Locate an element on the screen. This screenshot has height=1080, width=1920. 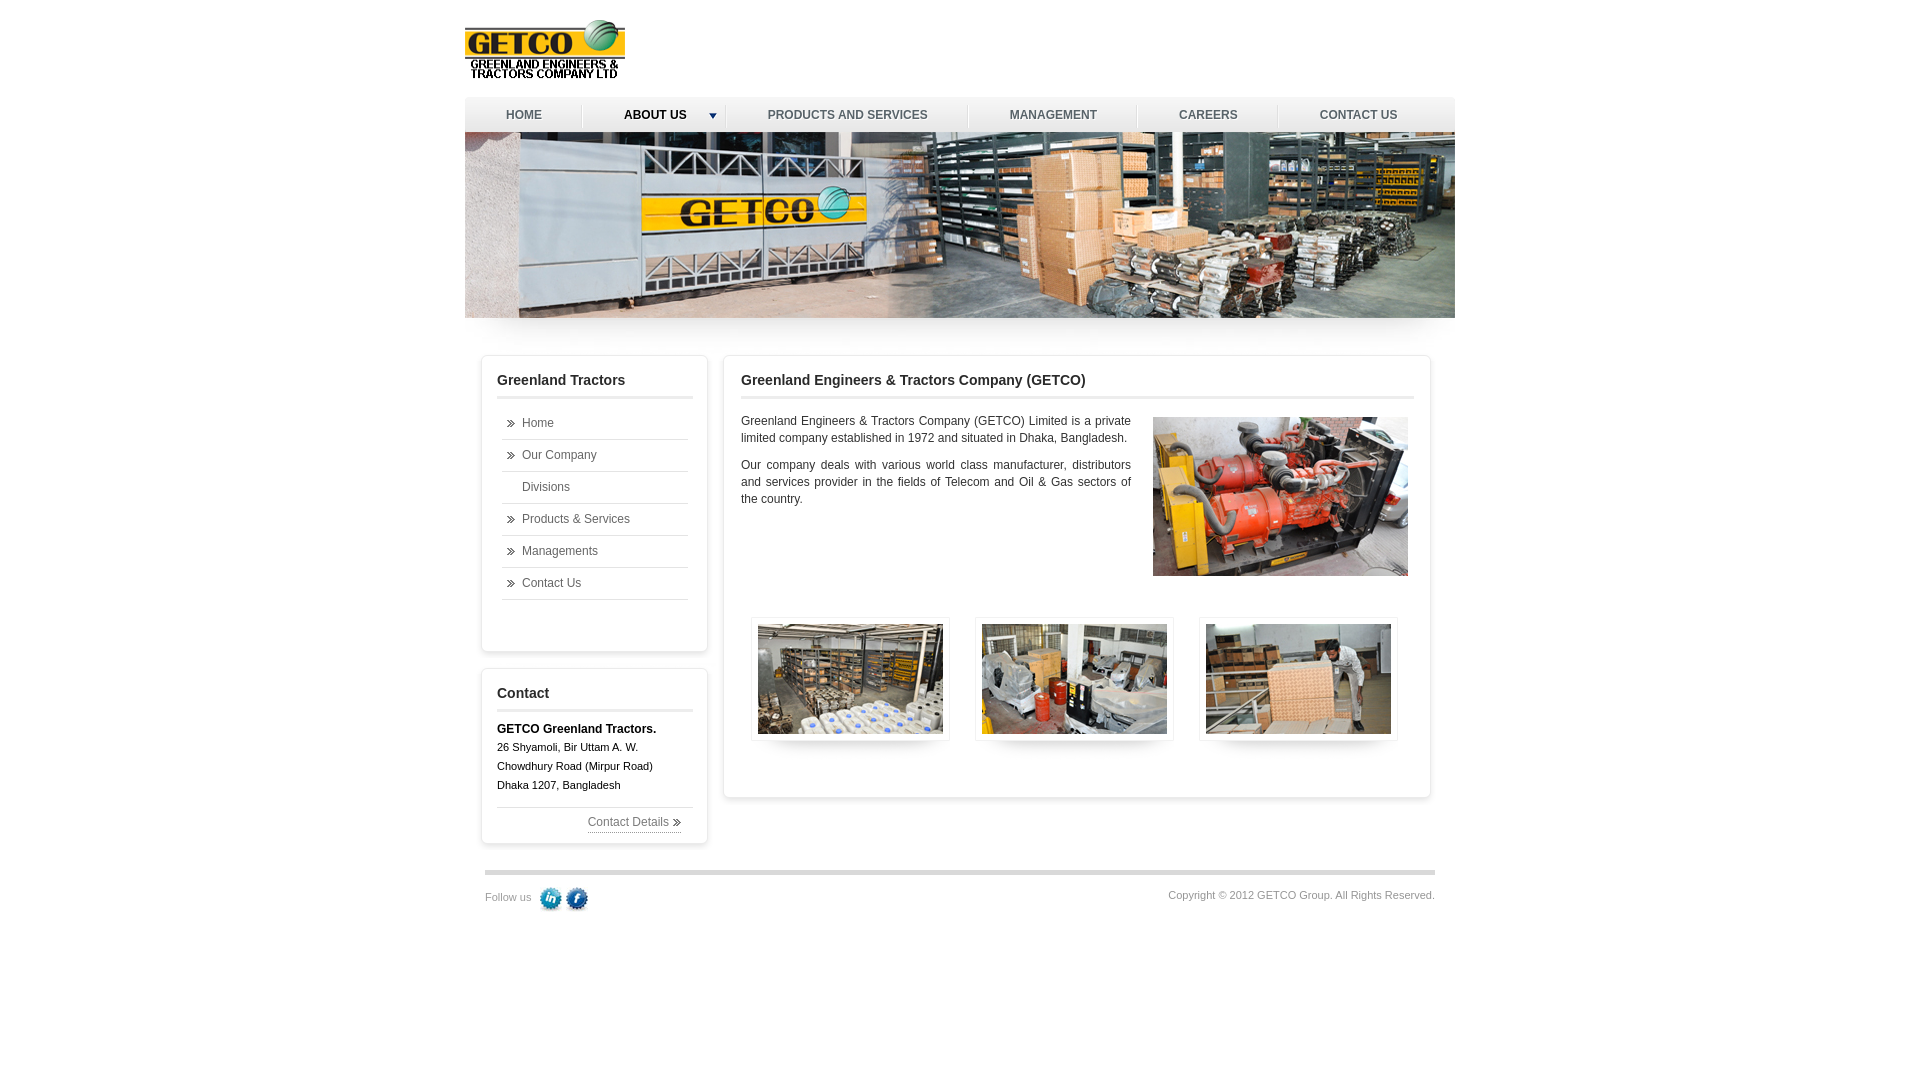
'Divisions' is located at coordinates (594, 487).